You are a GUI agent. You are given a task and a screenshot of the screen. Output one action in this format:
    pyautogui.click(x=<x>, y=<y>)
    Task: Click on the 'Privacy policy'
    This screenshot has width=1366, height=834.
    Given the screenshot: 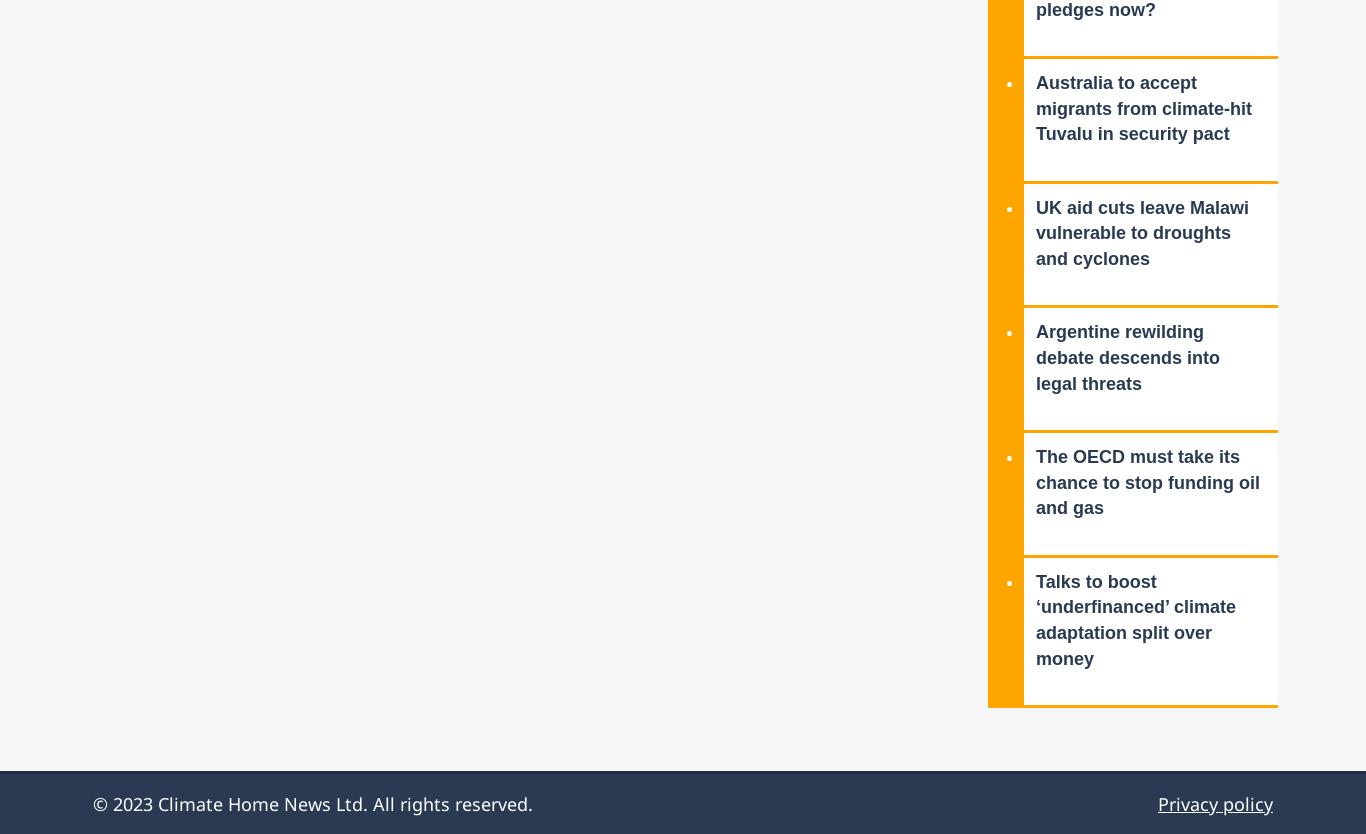 What is the action you would take?
    pyautogui.click(x=1215, y=802)
    